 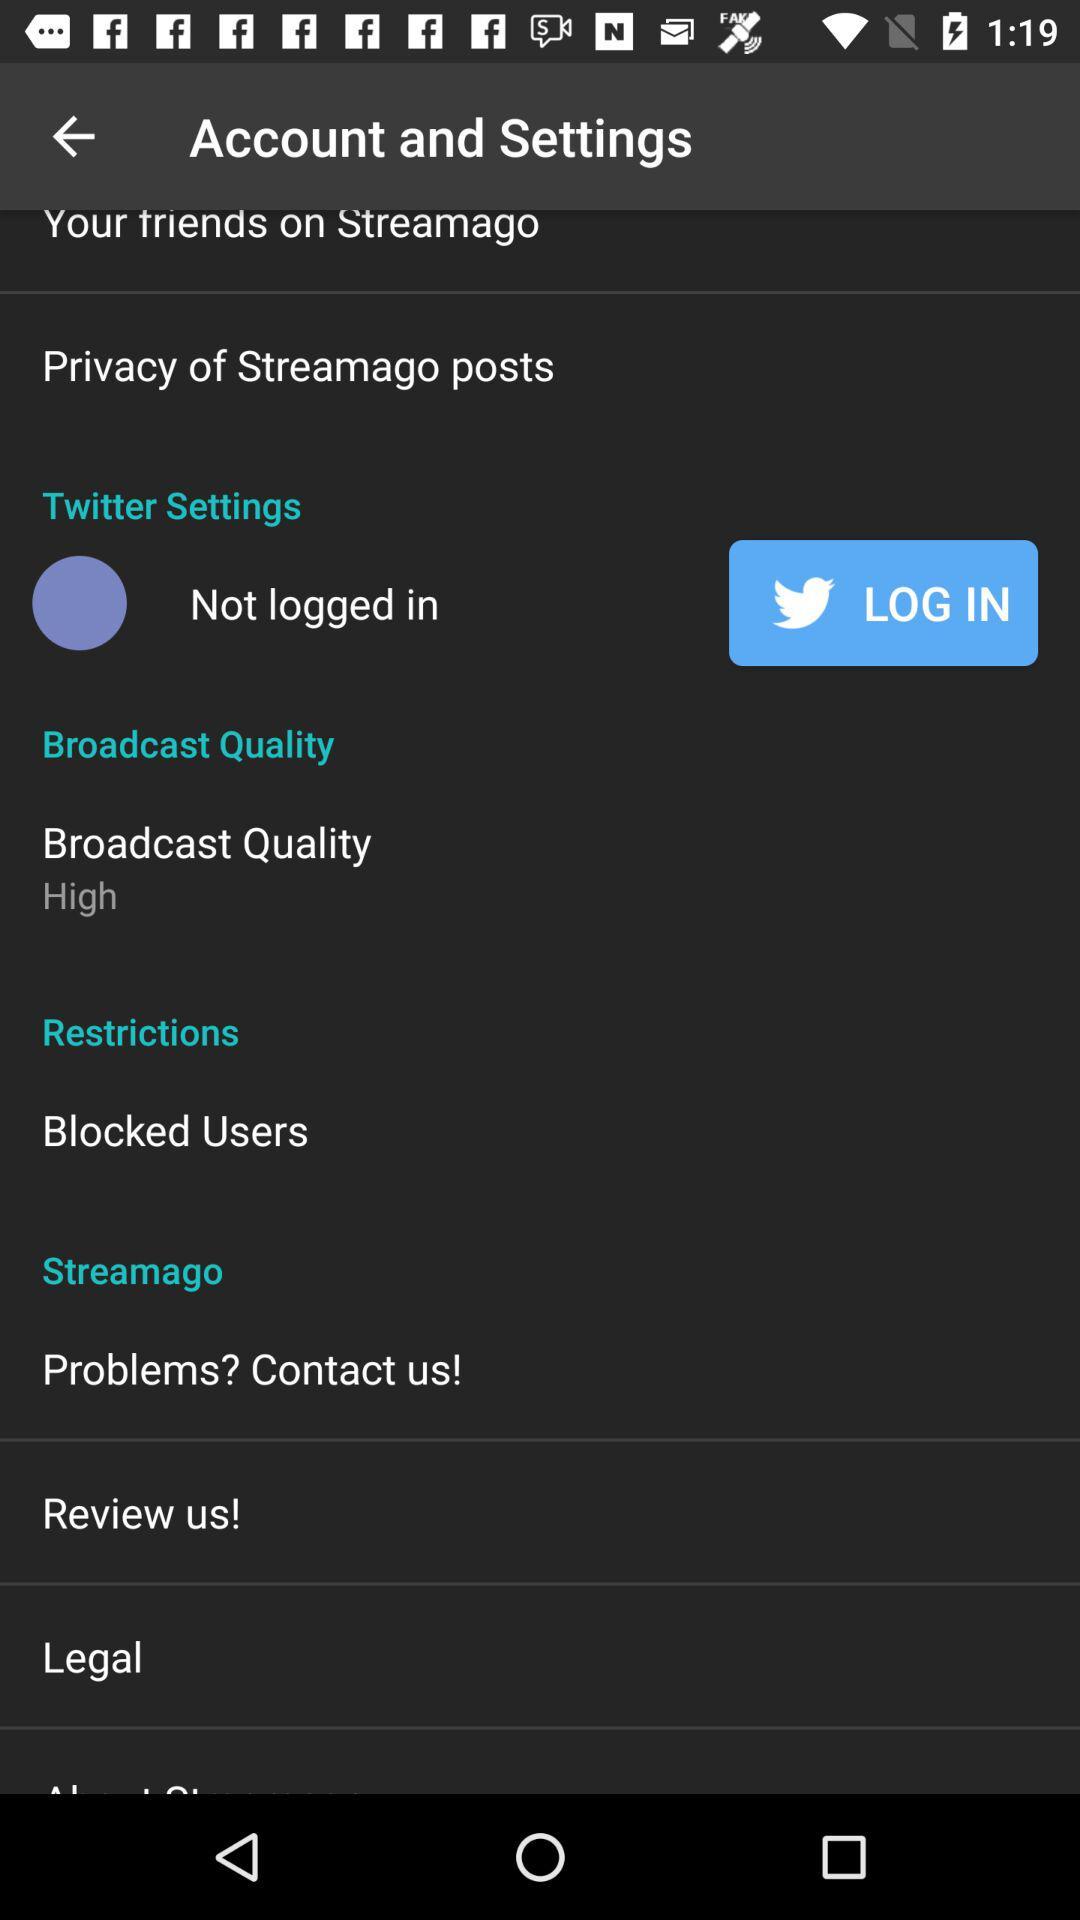 I want to click on icon next to not logged in icon, so click(x=78, y=602).